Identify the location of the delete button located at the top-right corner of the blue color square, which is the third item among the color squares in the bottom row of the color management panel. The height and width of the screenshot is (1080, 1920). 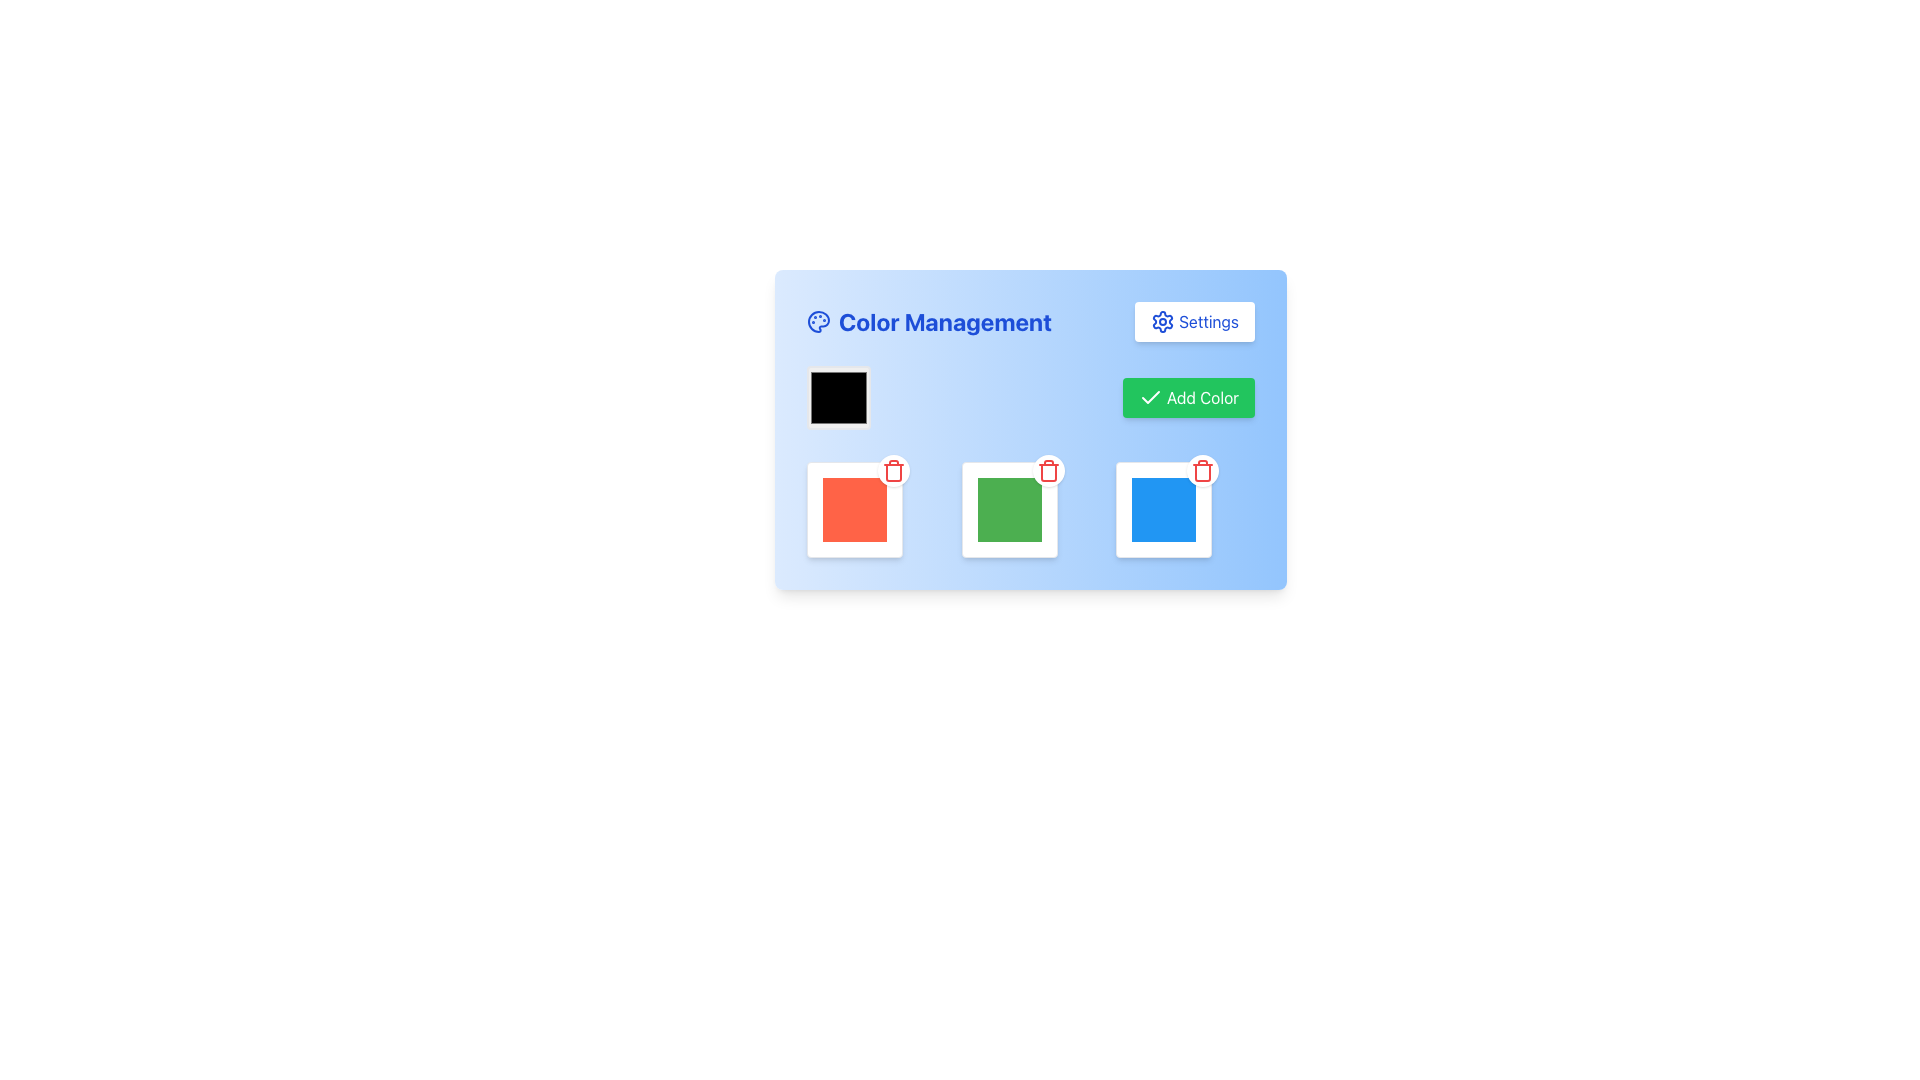
(1202, 470).